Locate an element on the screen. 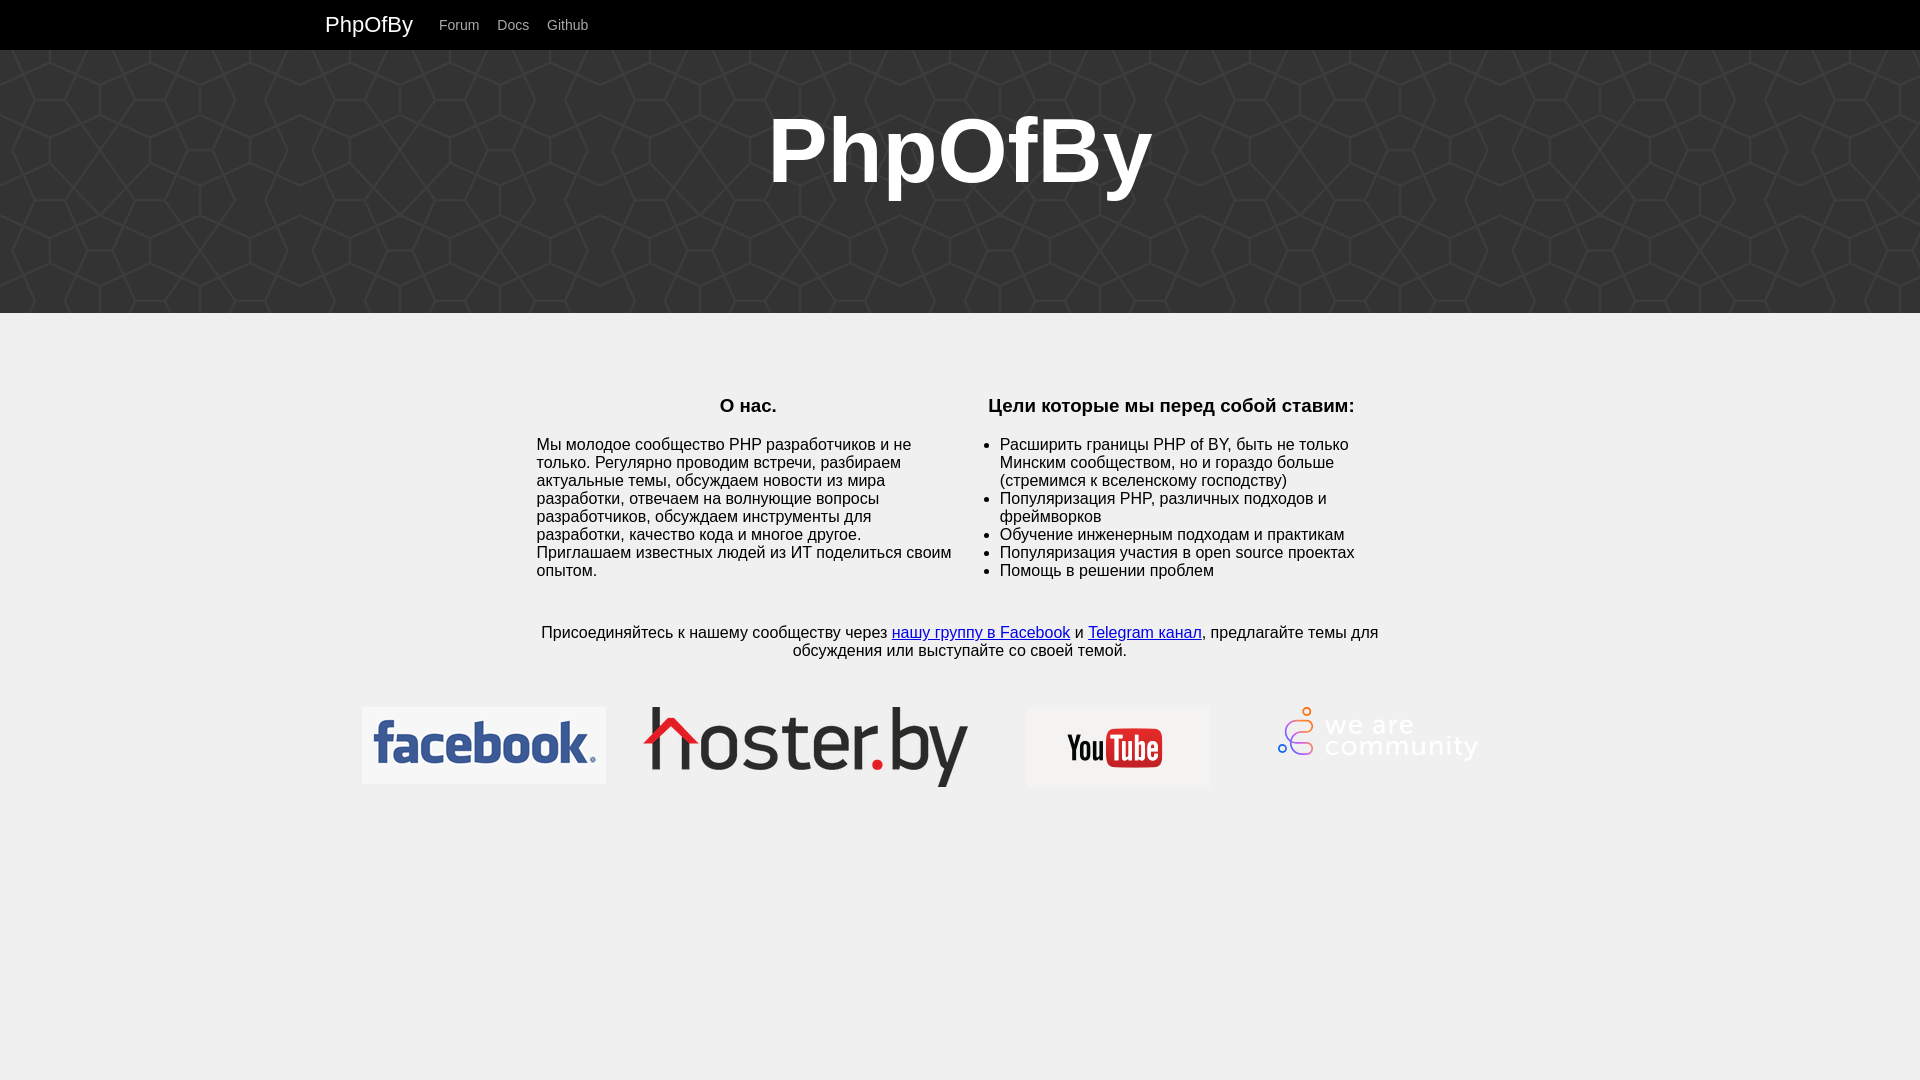 The image size is (1920, 1080). 'Docs' is located at coordinates (519, 24).